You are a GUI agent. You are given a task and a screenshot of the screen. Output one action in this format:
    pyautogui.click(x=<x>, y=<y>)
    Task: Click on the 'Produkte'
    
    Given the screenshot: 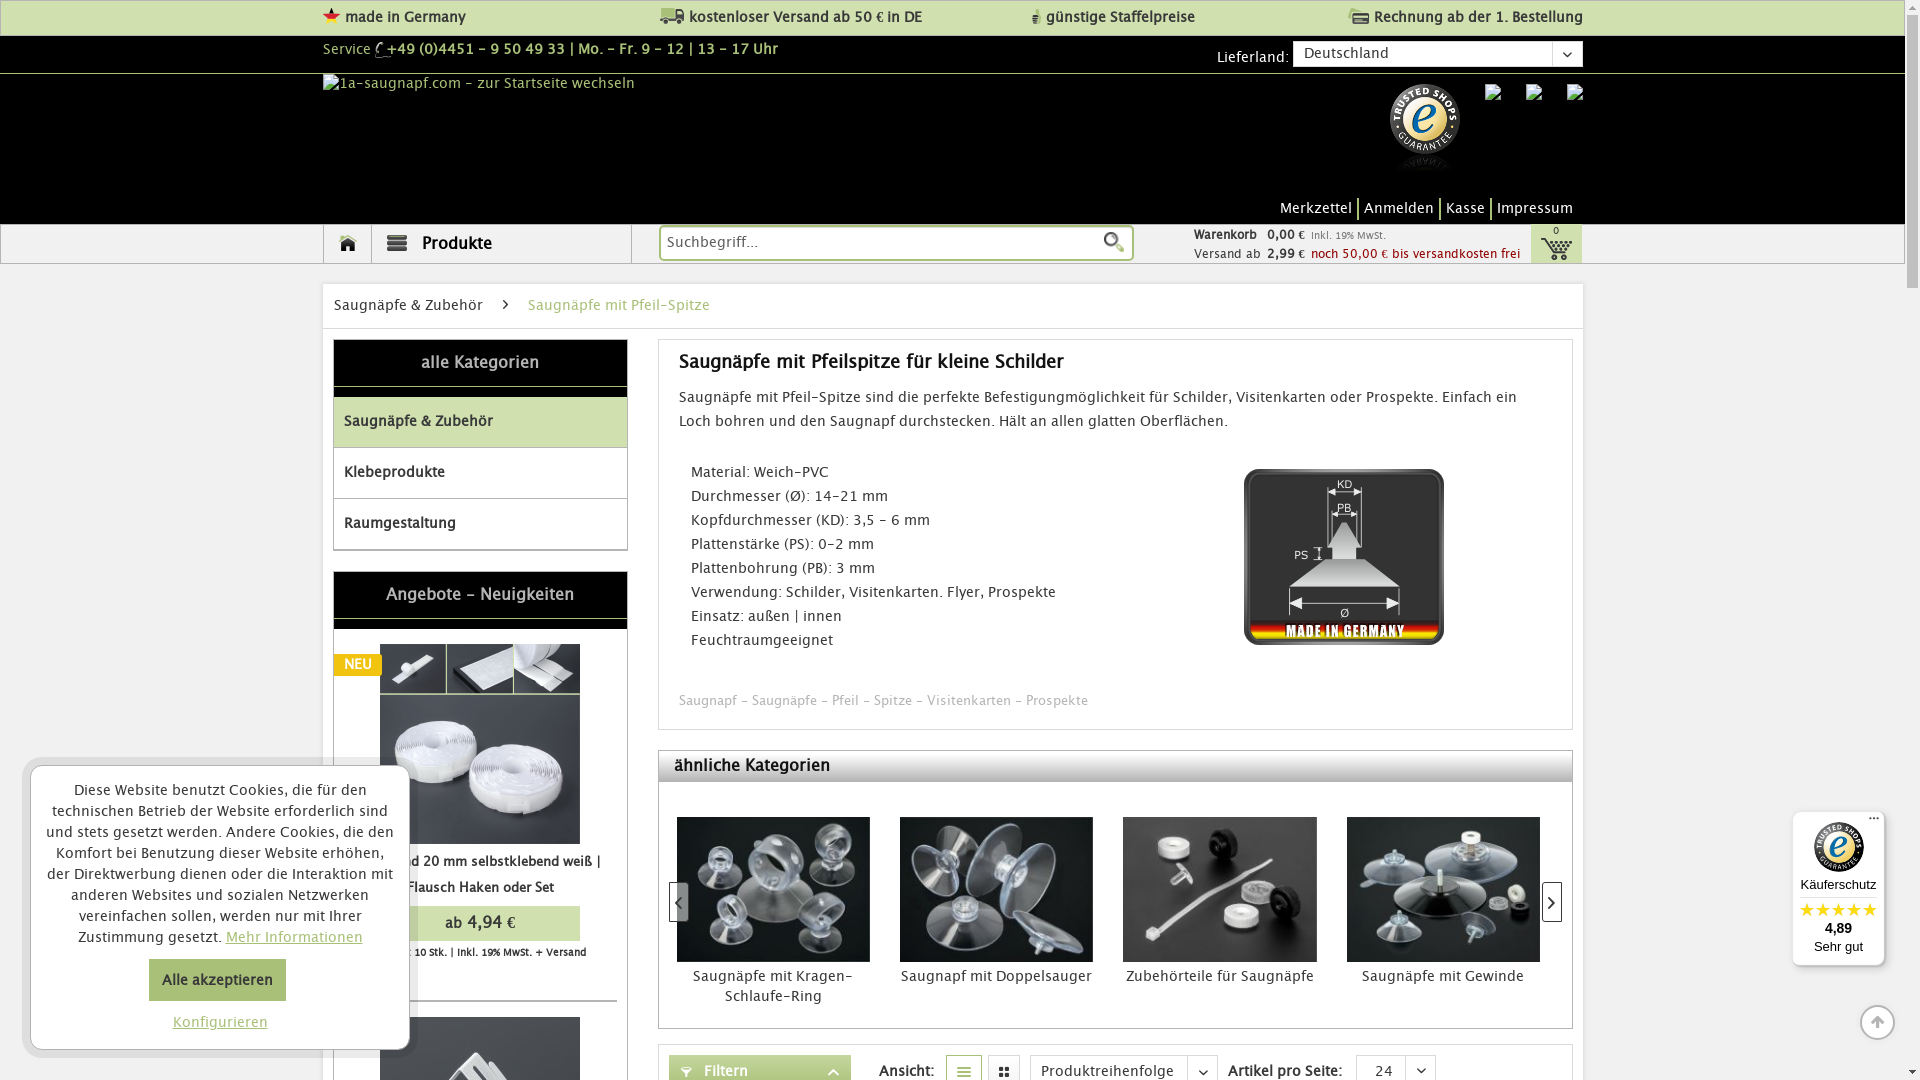 What is the action you would take?
    pyautogui.click(x=372, y=242)
    